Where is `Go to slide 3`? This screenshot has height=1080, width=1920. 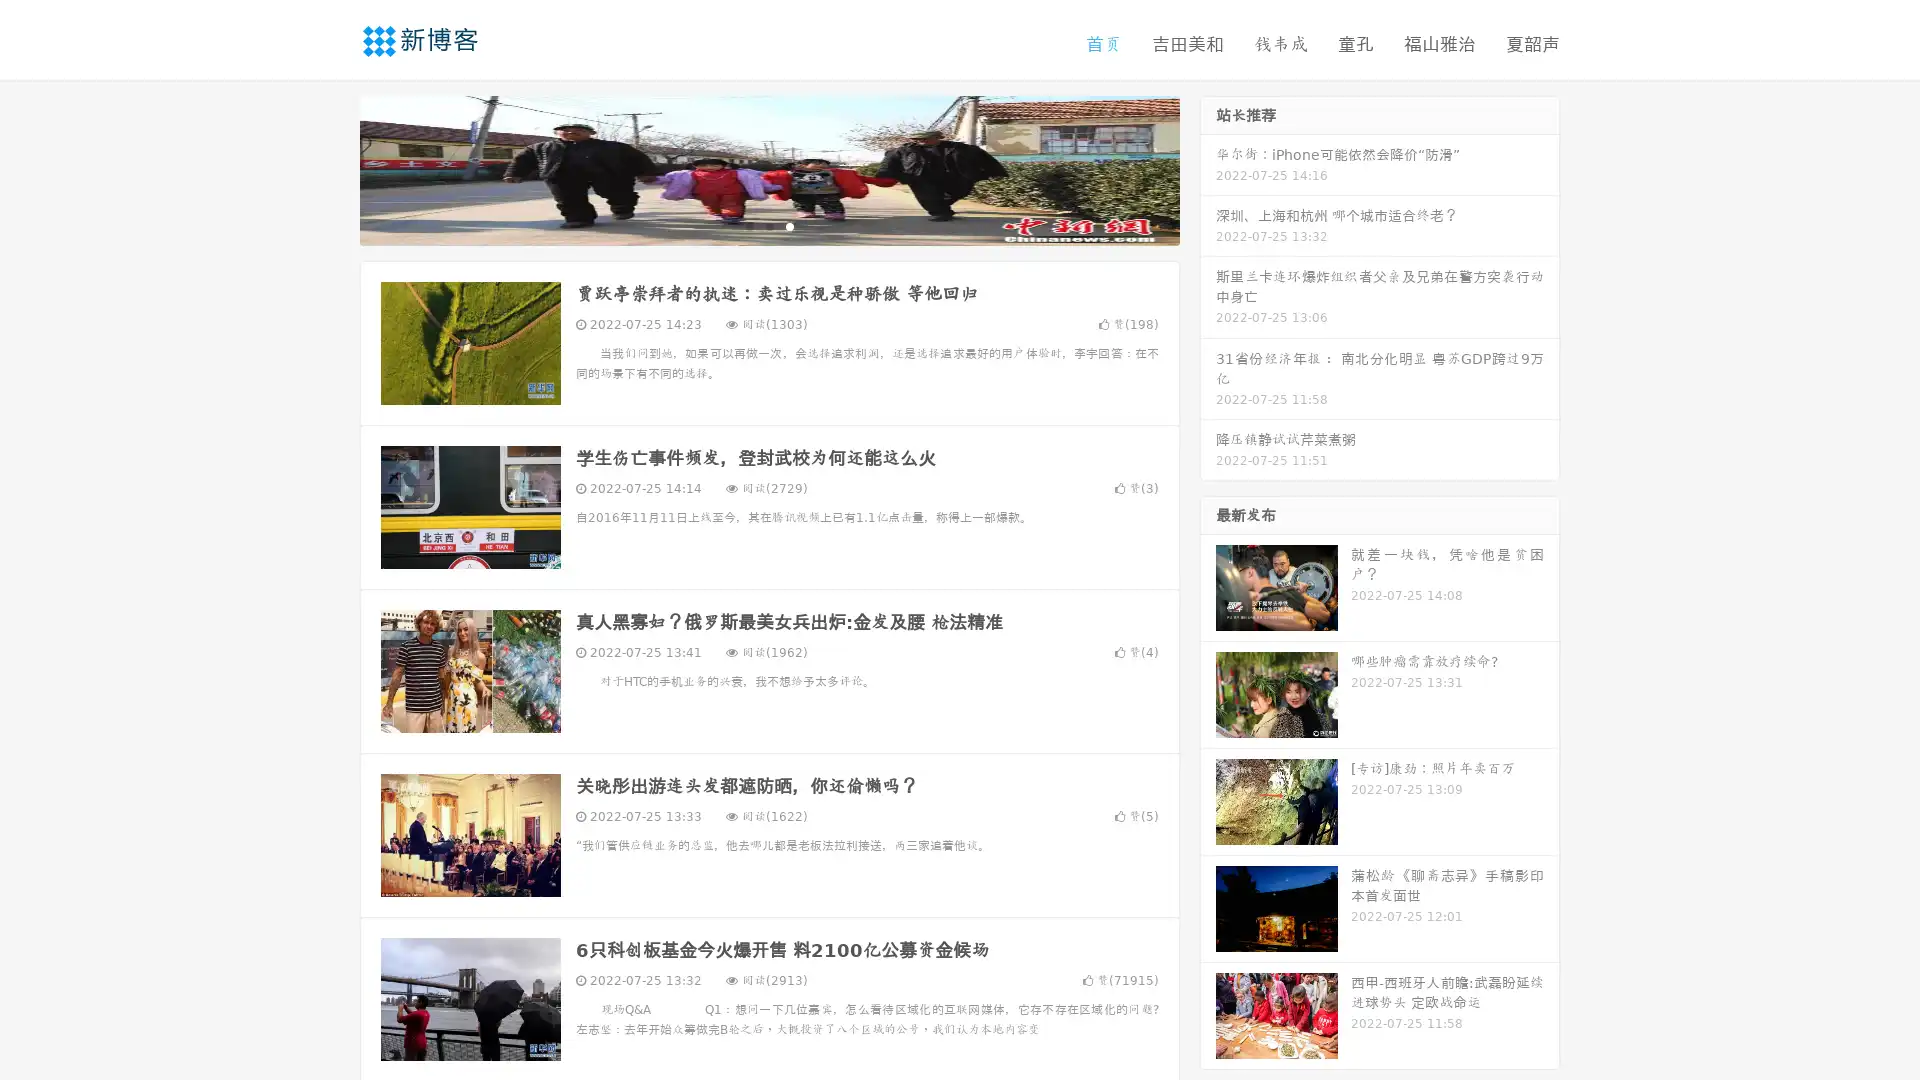 Go to slide 3 is located at coordinates (789, 225).